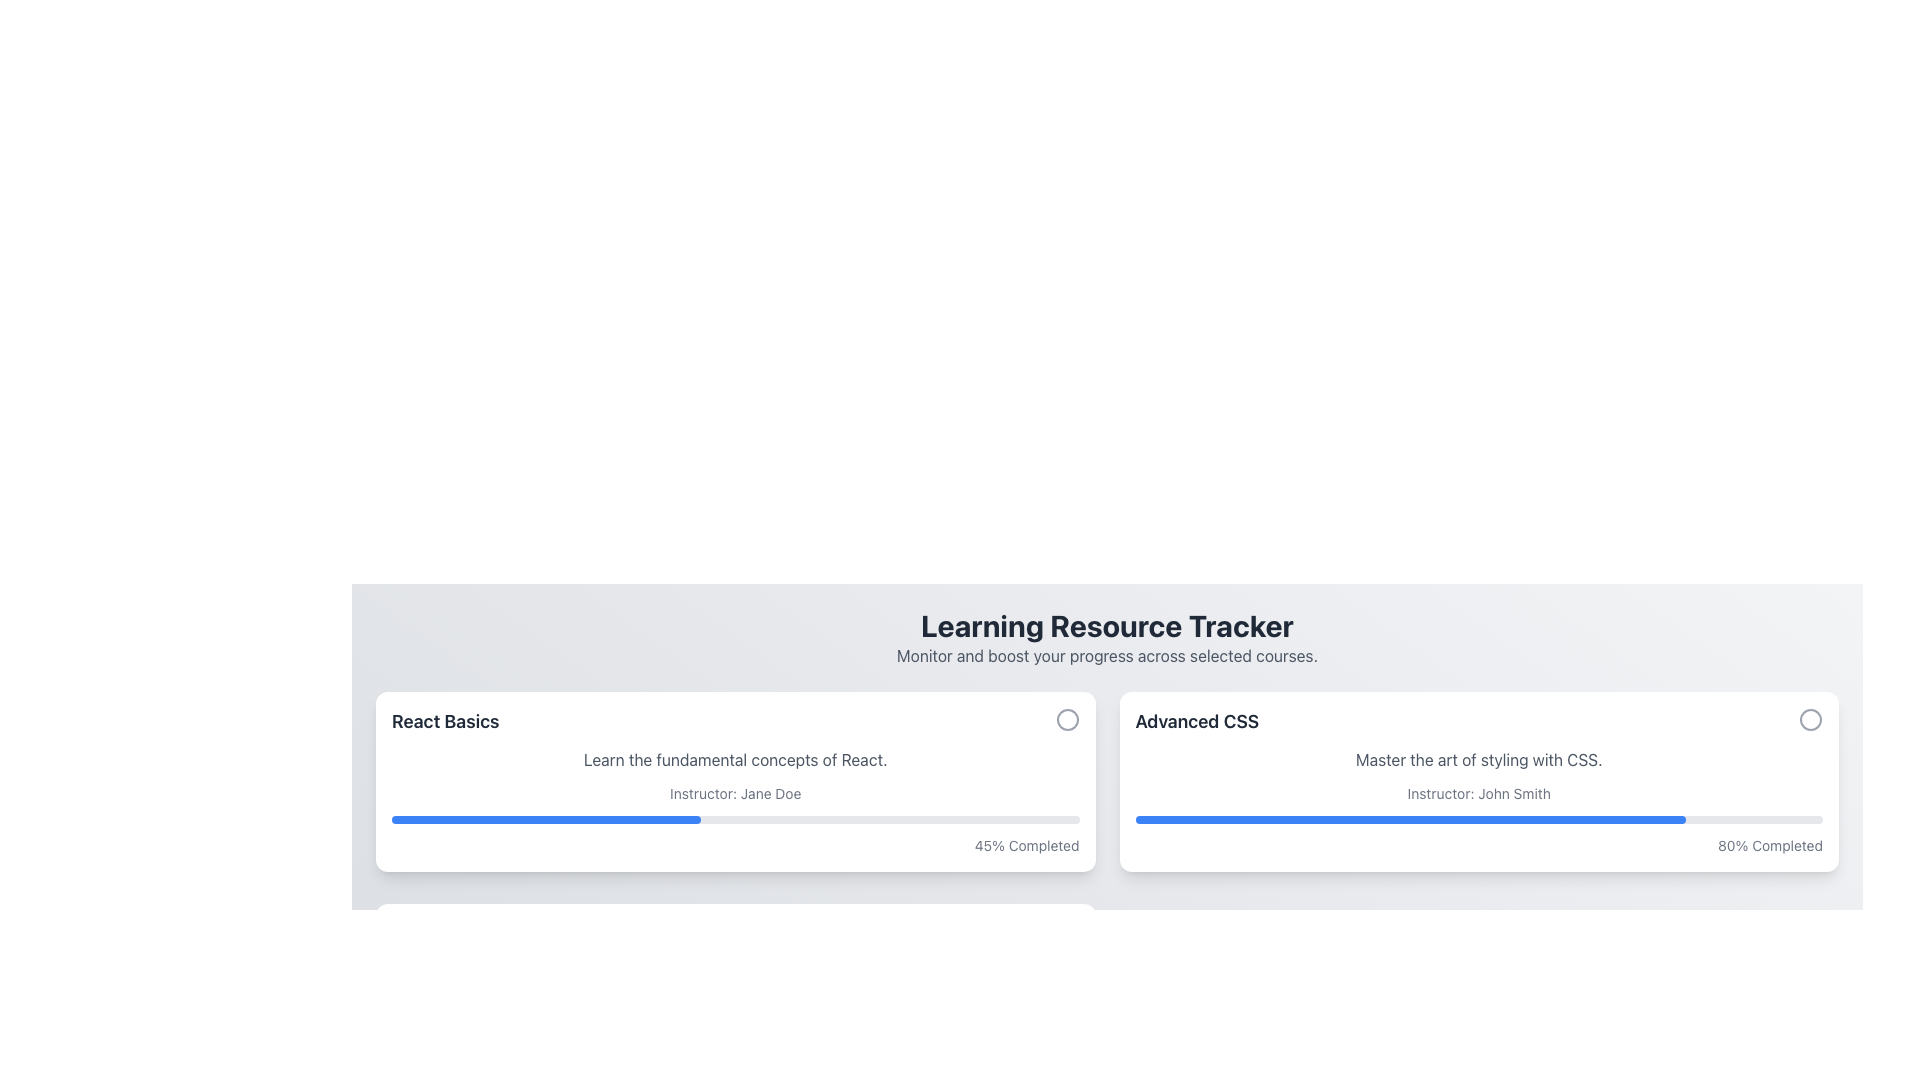 The width and height of the screenshot is (1920, 1080). Describe the element at coordinates (1409, 820) in the screenshot. I see `the blue filled portion of the progress bar indicating 80% completion in the 'Advanced CSS' course section` at that location.